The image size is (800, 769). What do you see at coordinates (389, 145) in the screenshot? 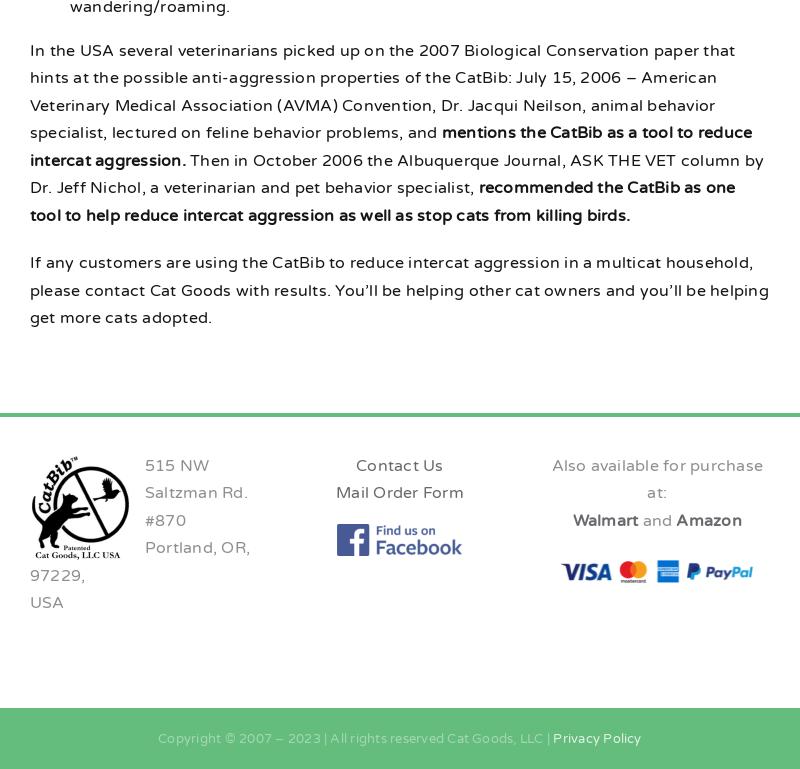
I see `'mentions the CatBib as a tool to reduce intercat aggression.'` at bounding box center [389, 145].